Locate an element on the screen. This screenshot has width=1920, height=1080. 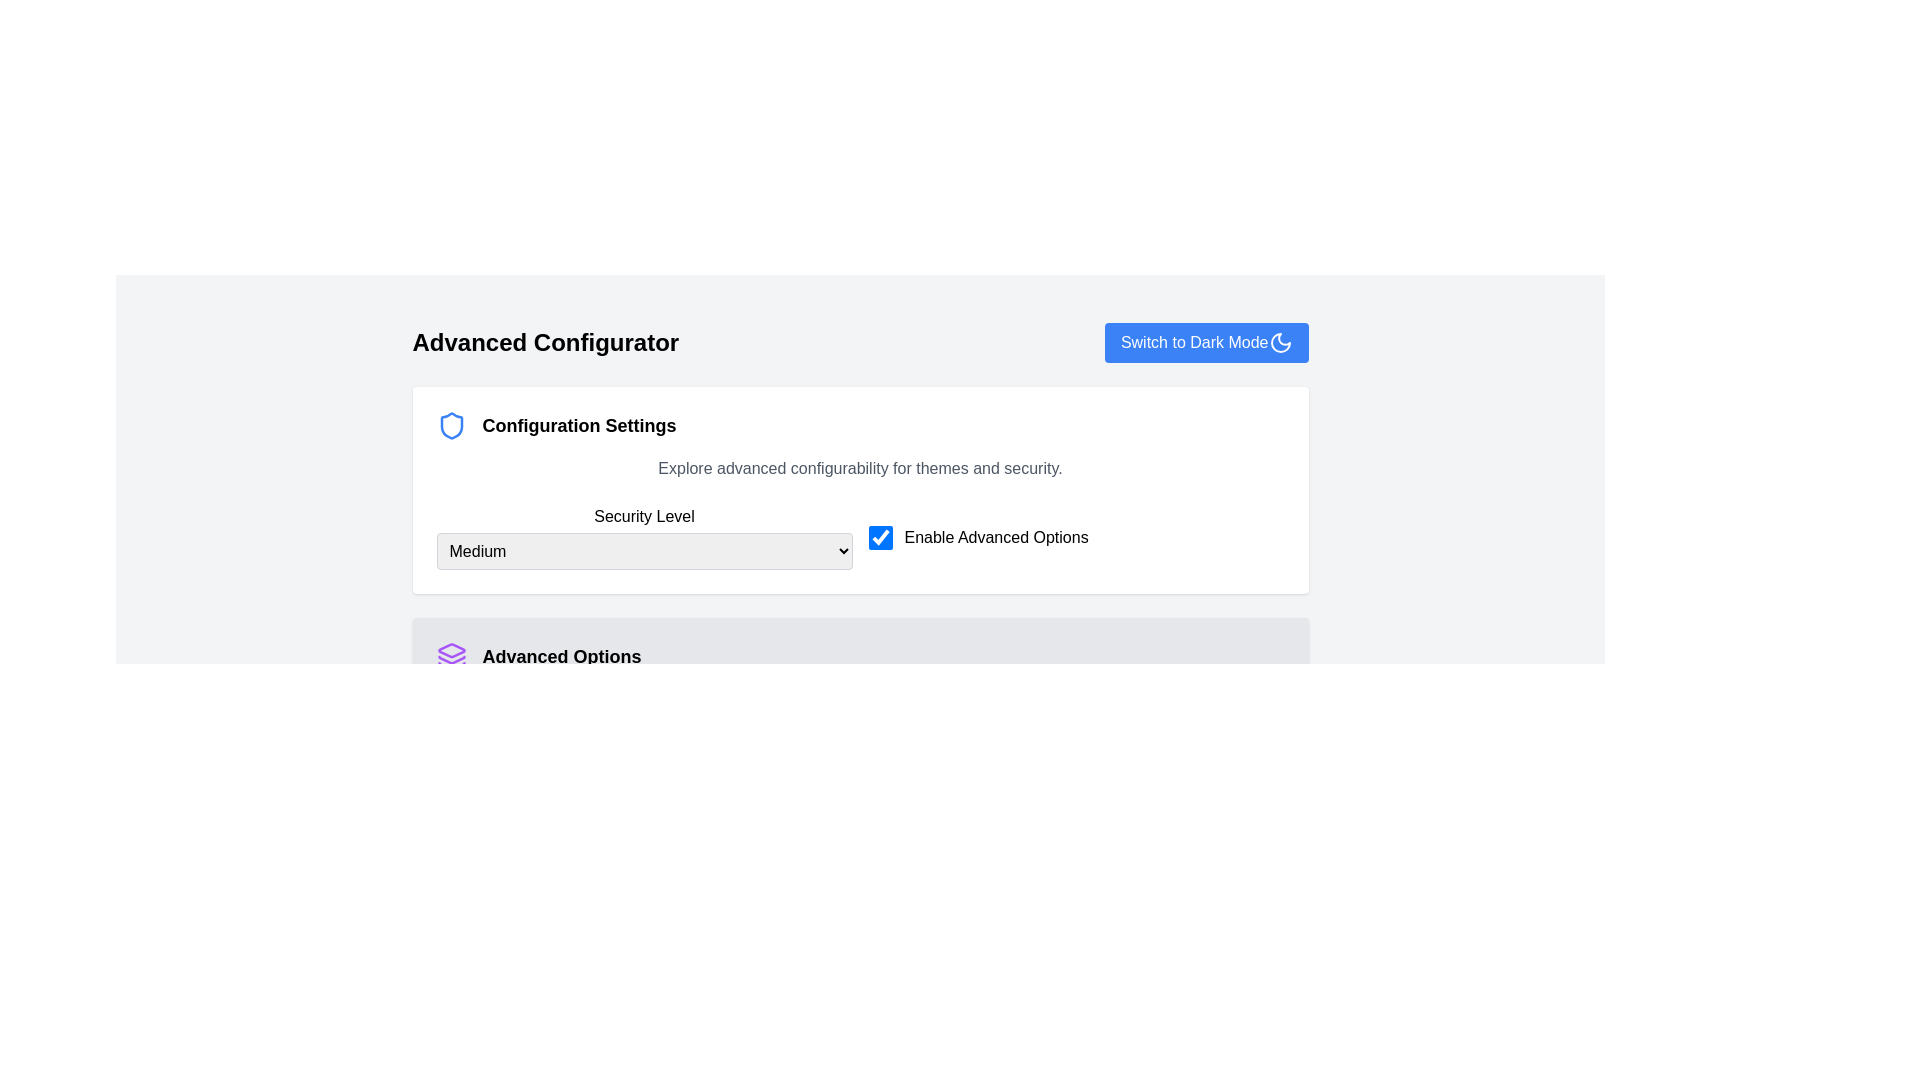
the crescent moon icon with a white outline on a blue background is located at coordinates (1280, 342).